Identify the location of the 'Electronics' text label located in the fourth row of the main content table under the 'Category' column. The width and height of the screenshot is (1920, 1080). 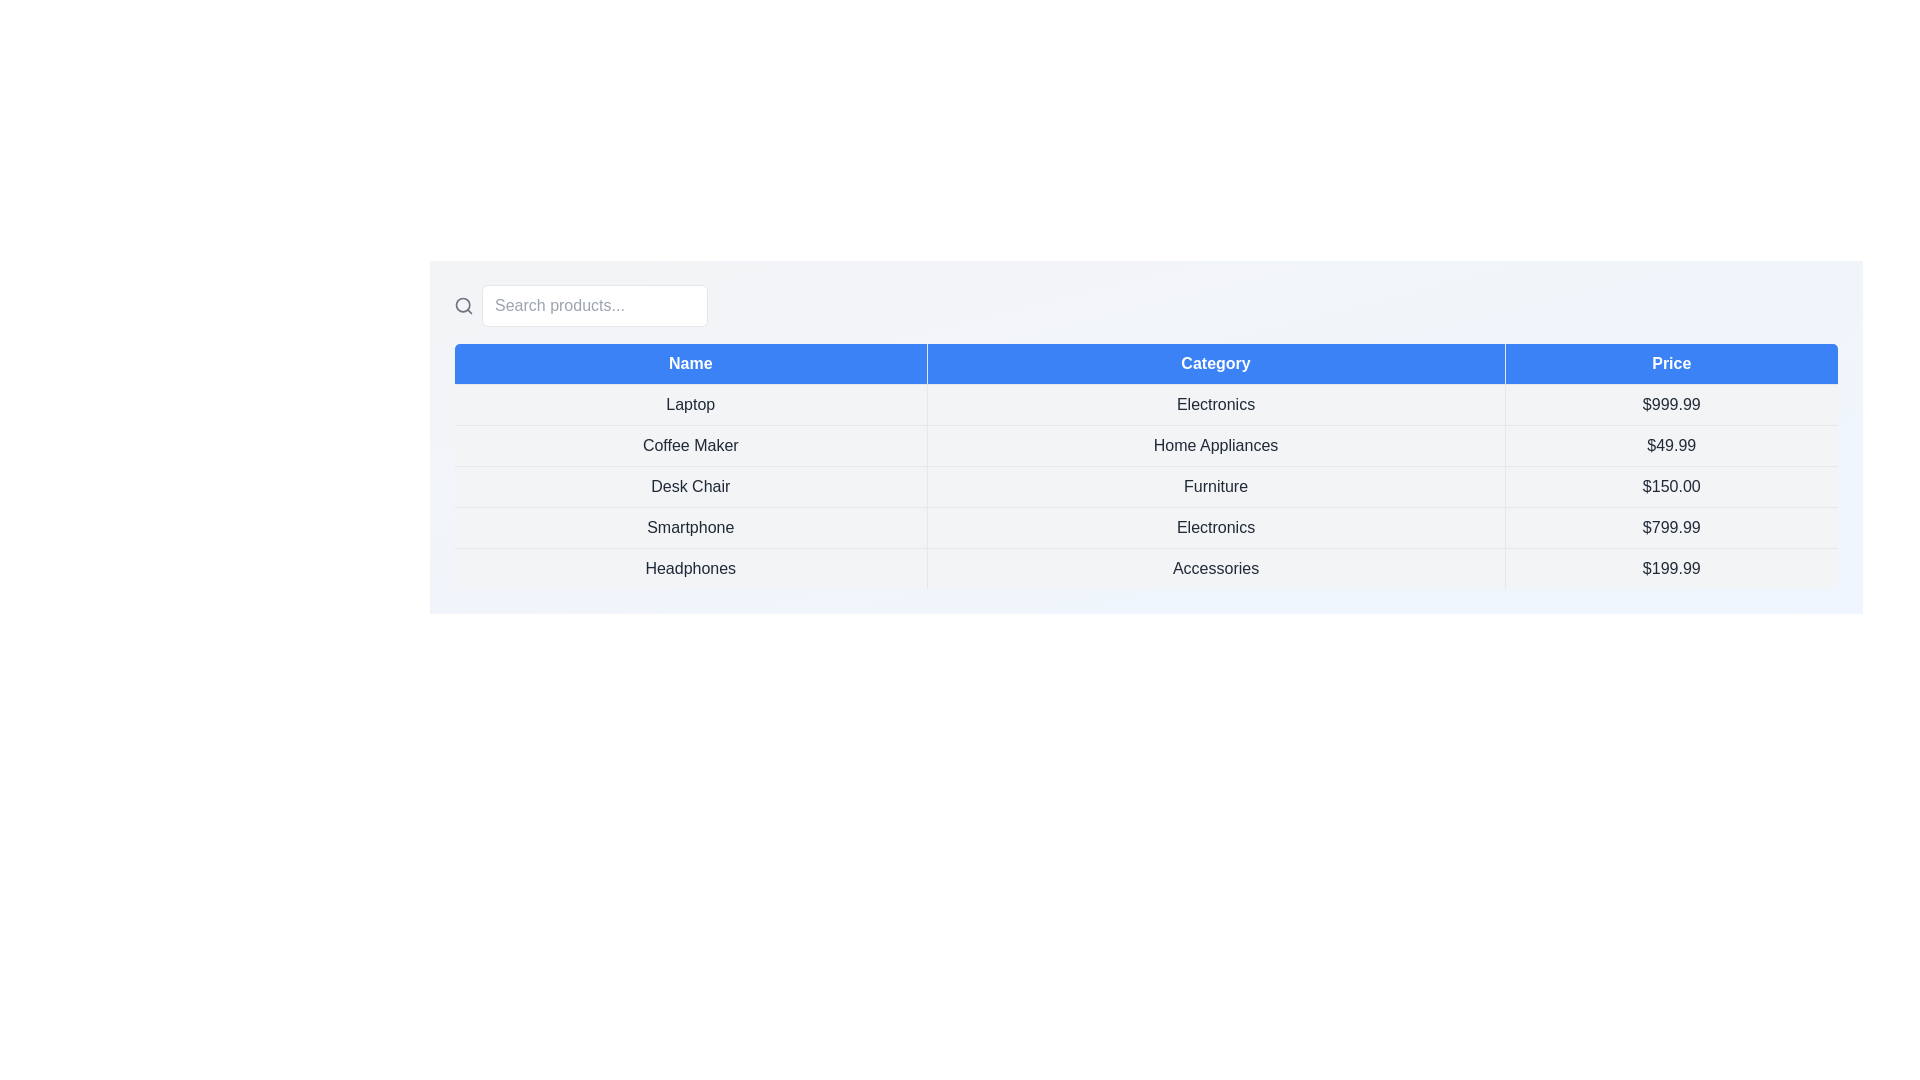
(1215, 527).